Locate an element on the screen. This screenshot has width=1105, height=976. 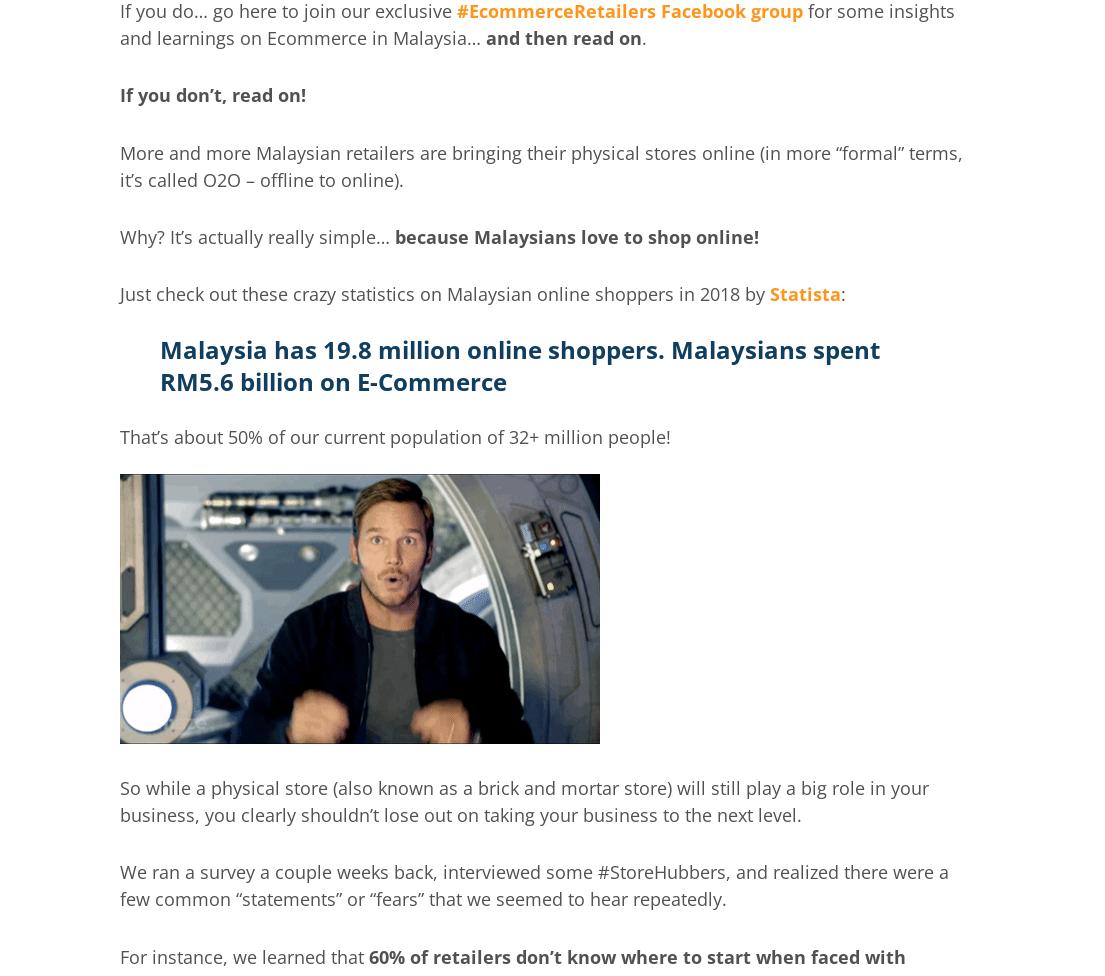
'Statista' is located at coordinates (804, 293).